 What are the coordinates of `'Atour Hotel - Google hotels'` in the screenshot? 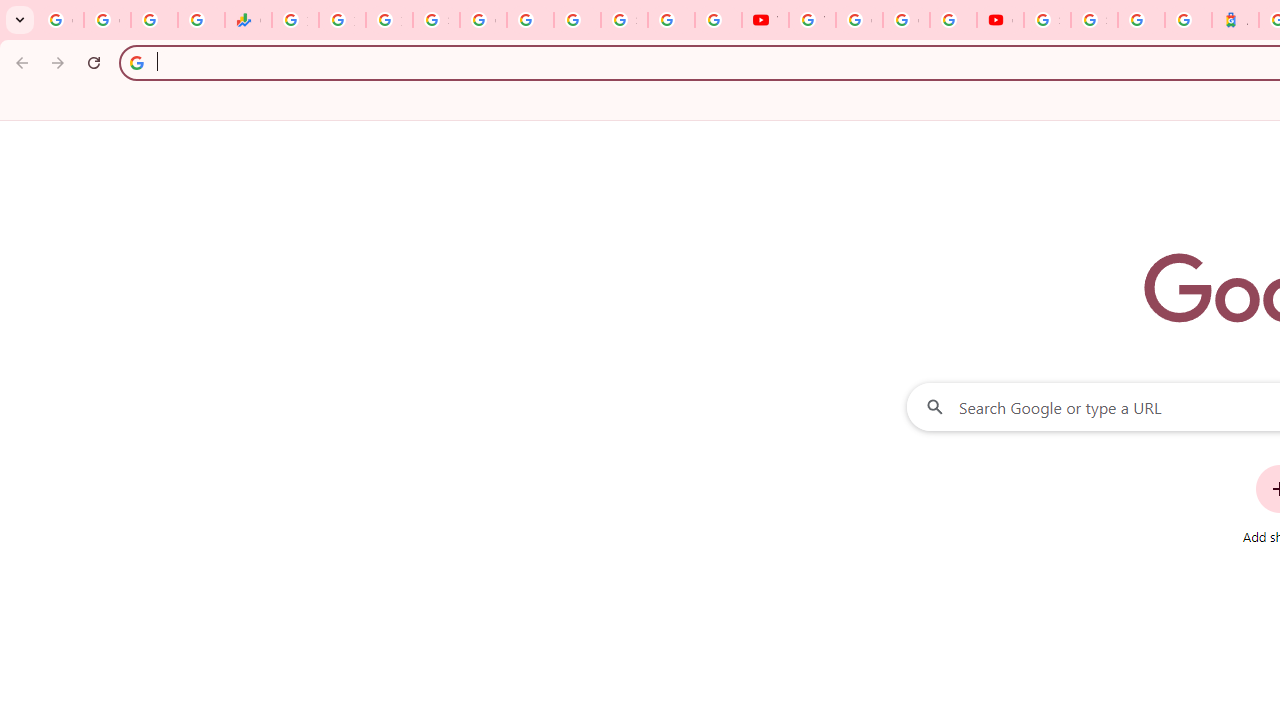 It's located at (1234, 20).